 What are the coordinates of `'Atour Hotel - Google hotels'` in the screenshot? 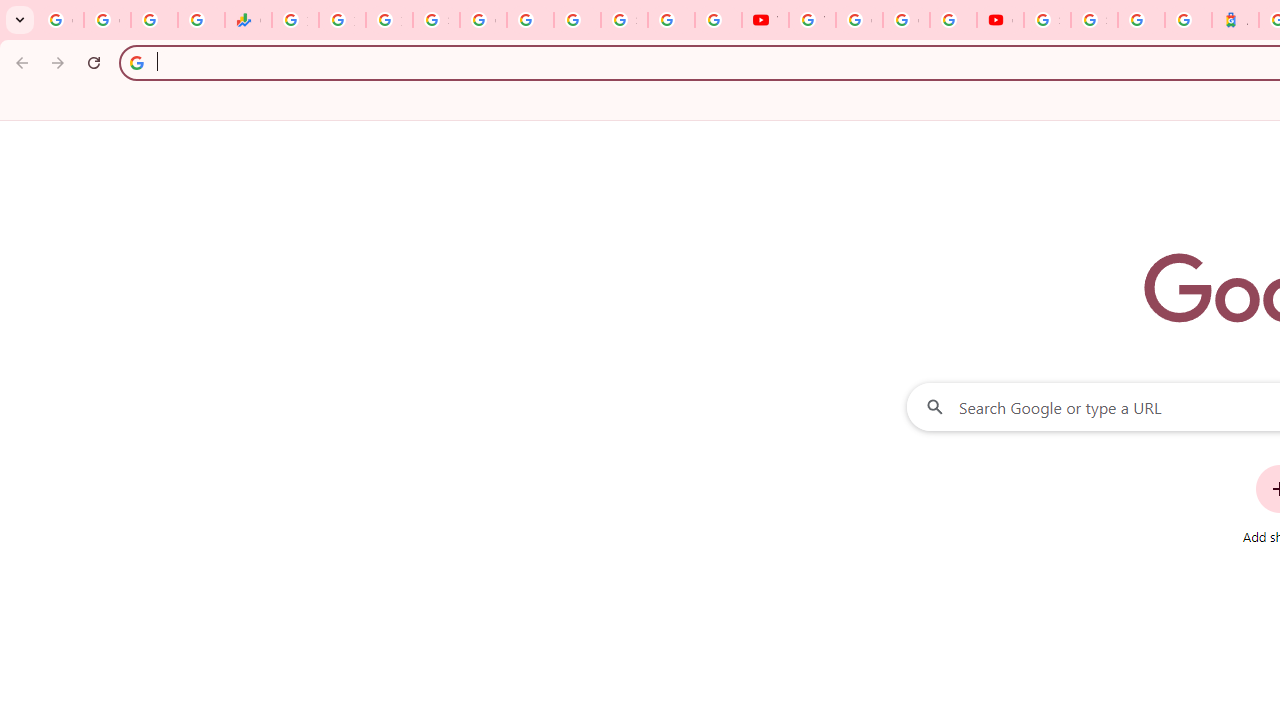 It's located at (1234, 20).